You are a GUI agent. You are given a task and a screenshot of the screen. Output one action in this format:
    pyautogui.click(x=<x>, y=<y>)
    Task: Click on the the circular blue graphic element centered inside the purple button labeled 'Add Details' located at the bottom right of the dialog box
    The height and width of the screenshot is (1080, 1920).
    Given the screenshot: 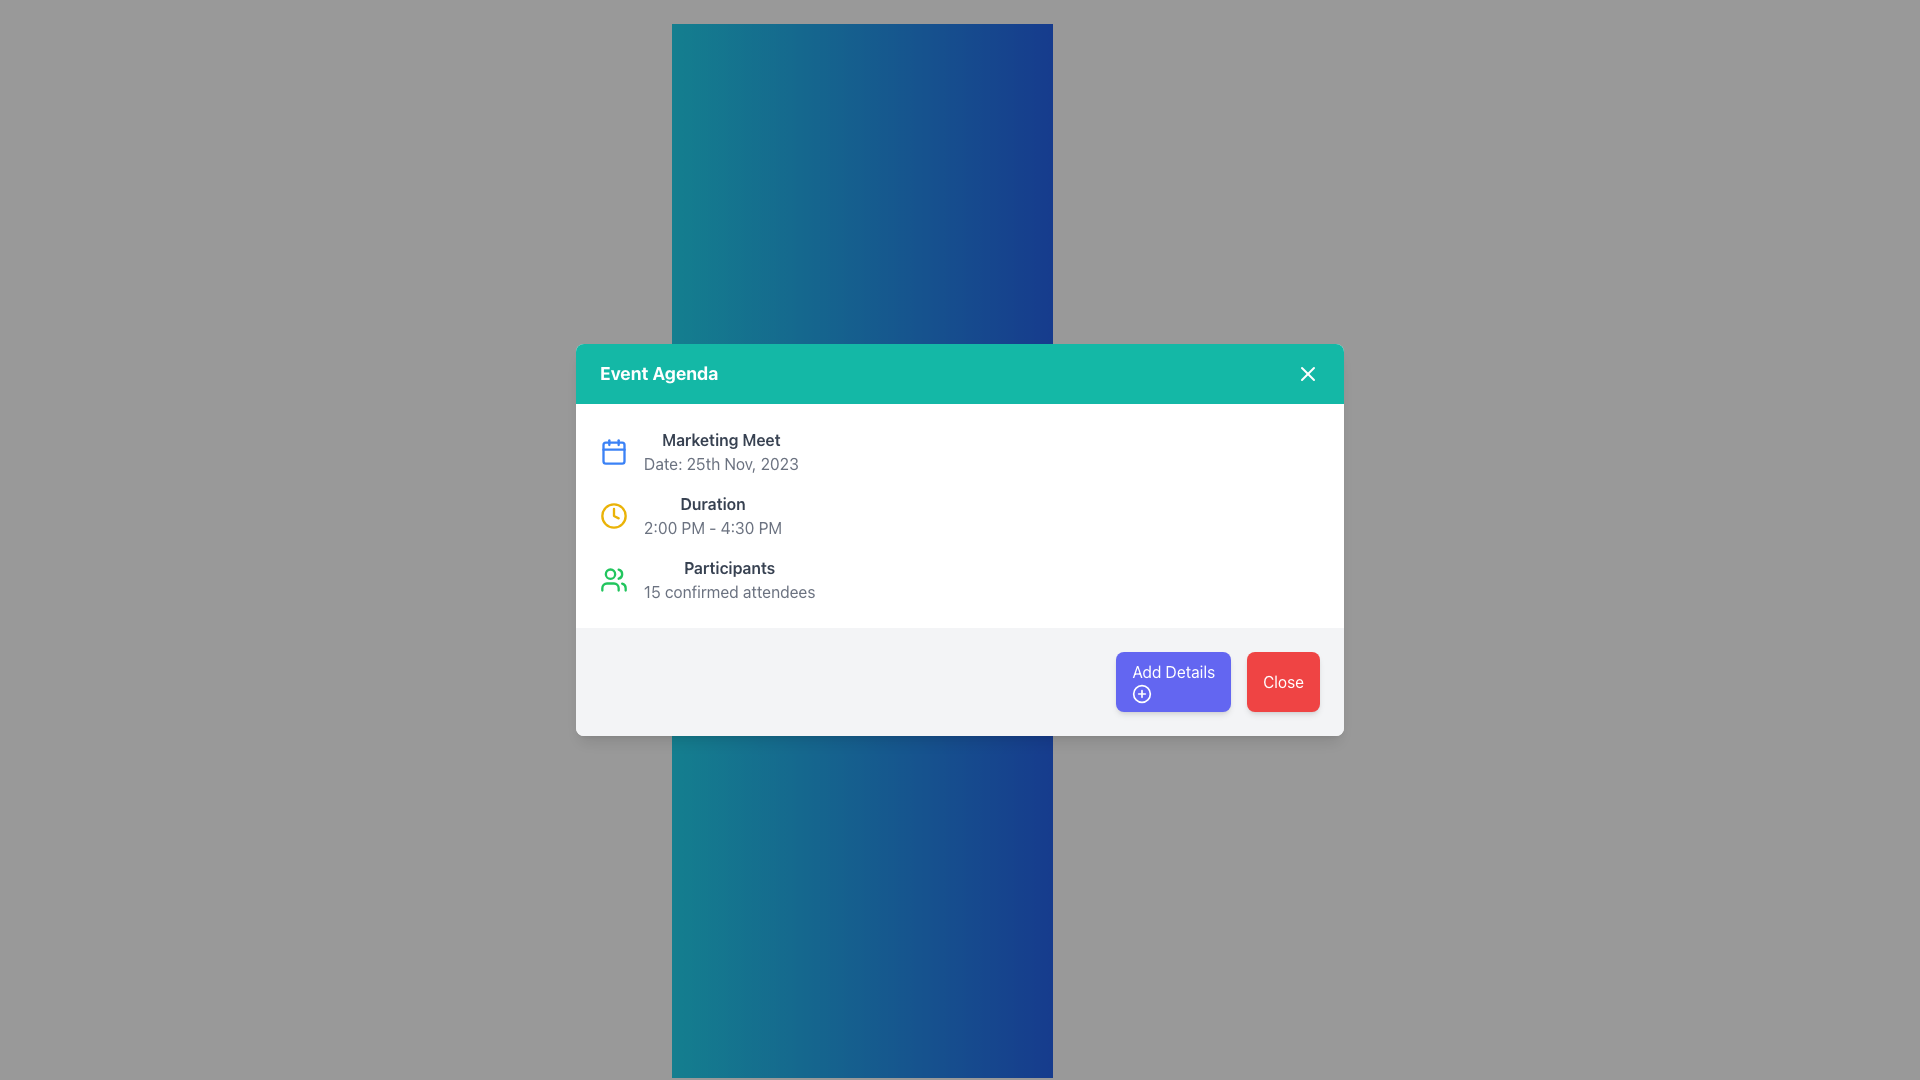 What is the action you would take?
    pyautogui.click(x=1142, y=693)
    